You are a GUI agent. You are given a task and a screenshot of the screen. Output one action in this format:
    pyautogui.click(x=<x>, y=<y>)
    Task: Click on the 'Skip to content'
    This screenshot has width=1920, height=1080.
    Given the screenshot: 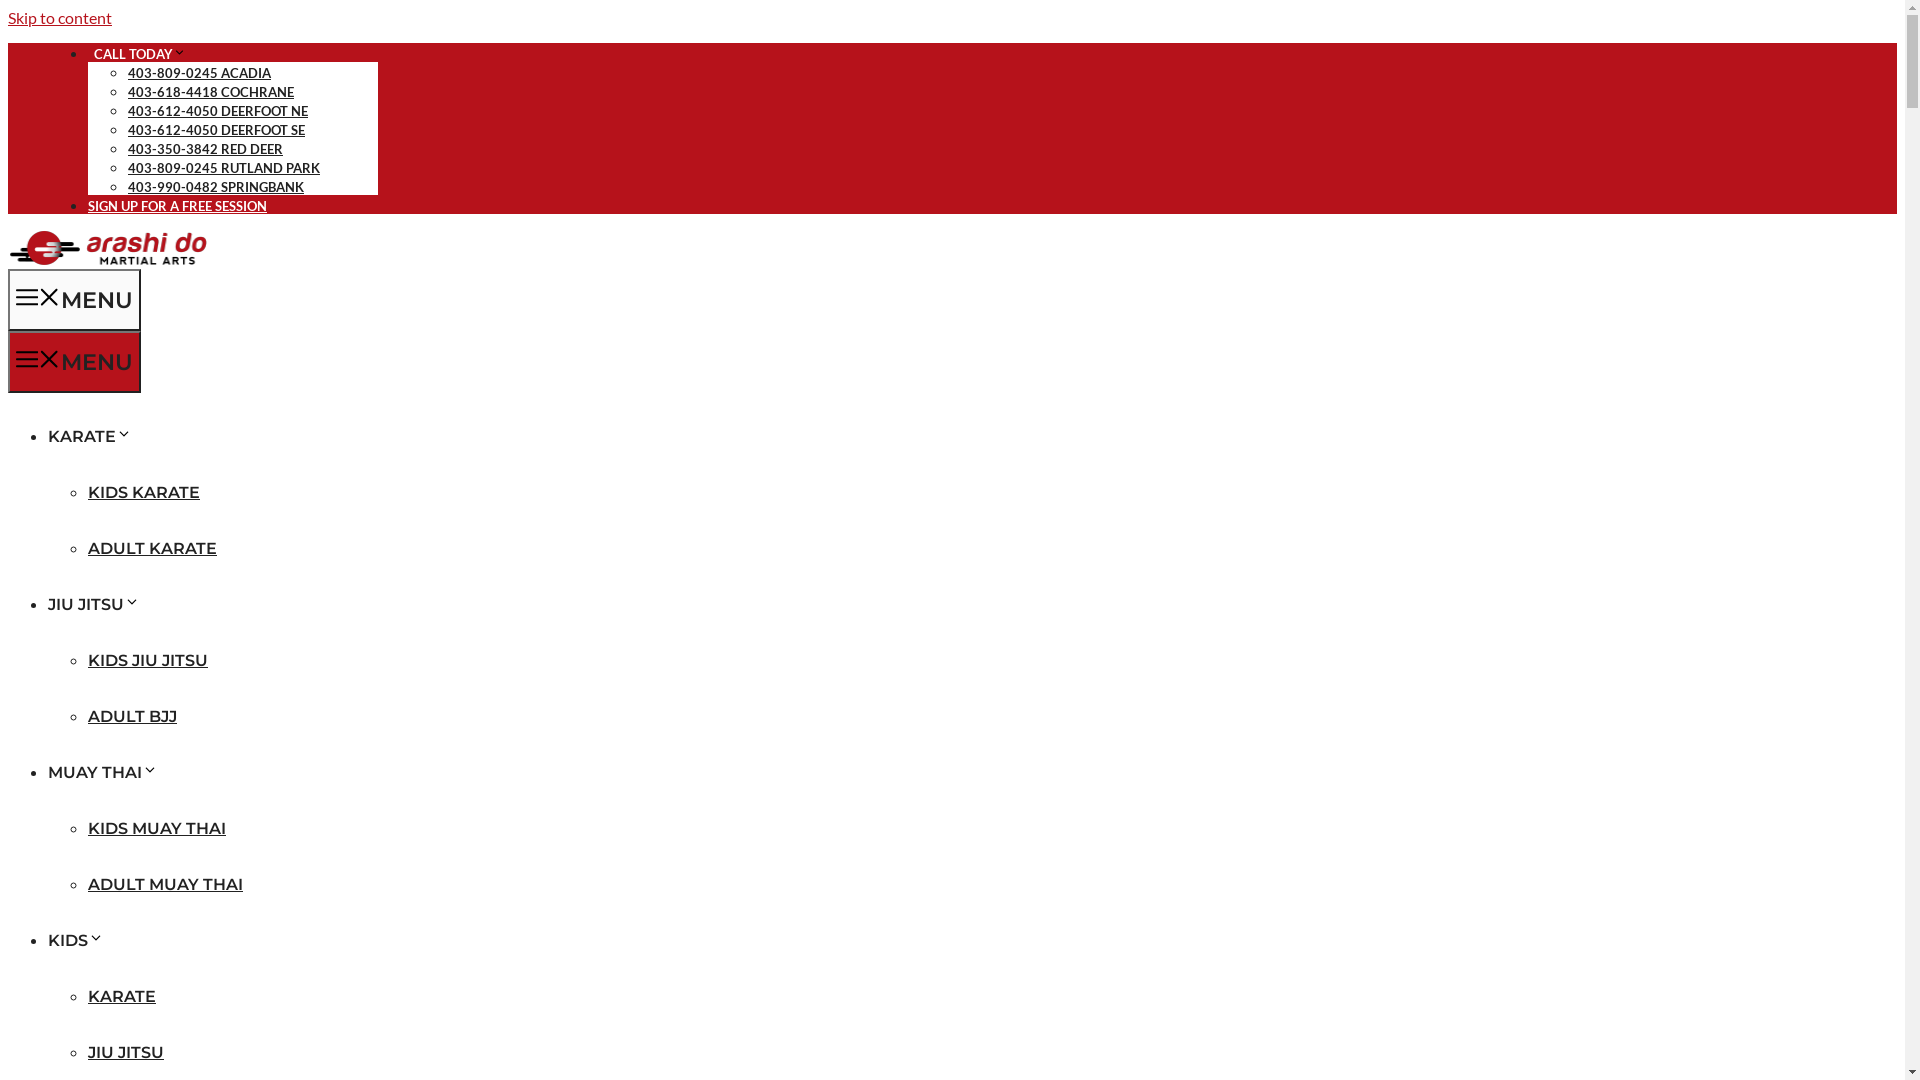 What is the action you would take?
    pyautogui.click(x=59, y=17)
    